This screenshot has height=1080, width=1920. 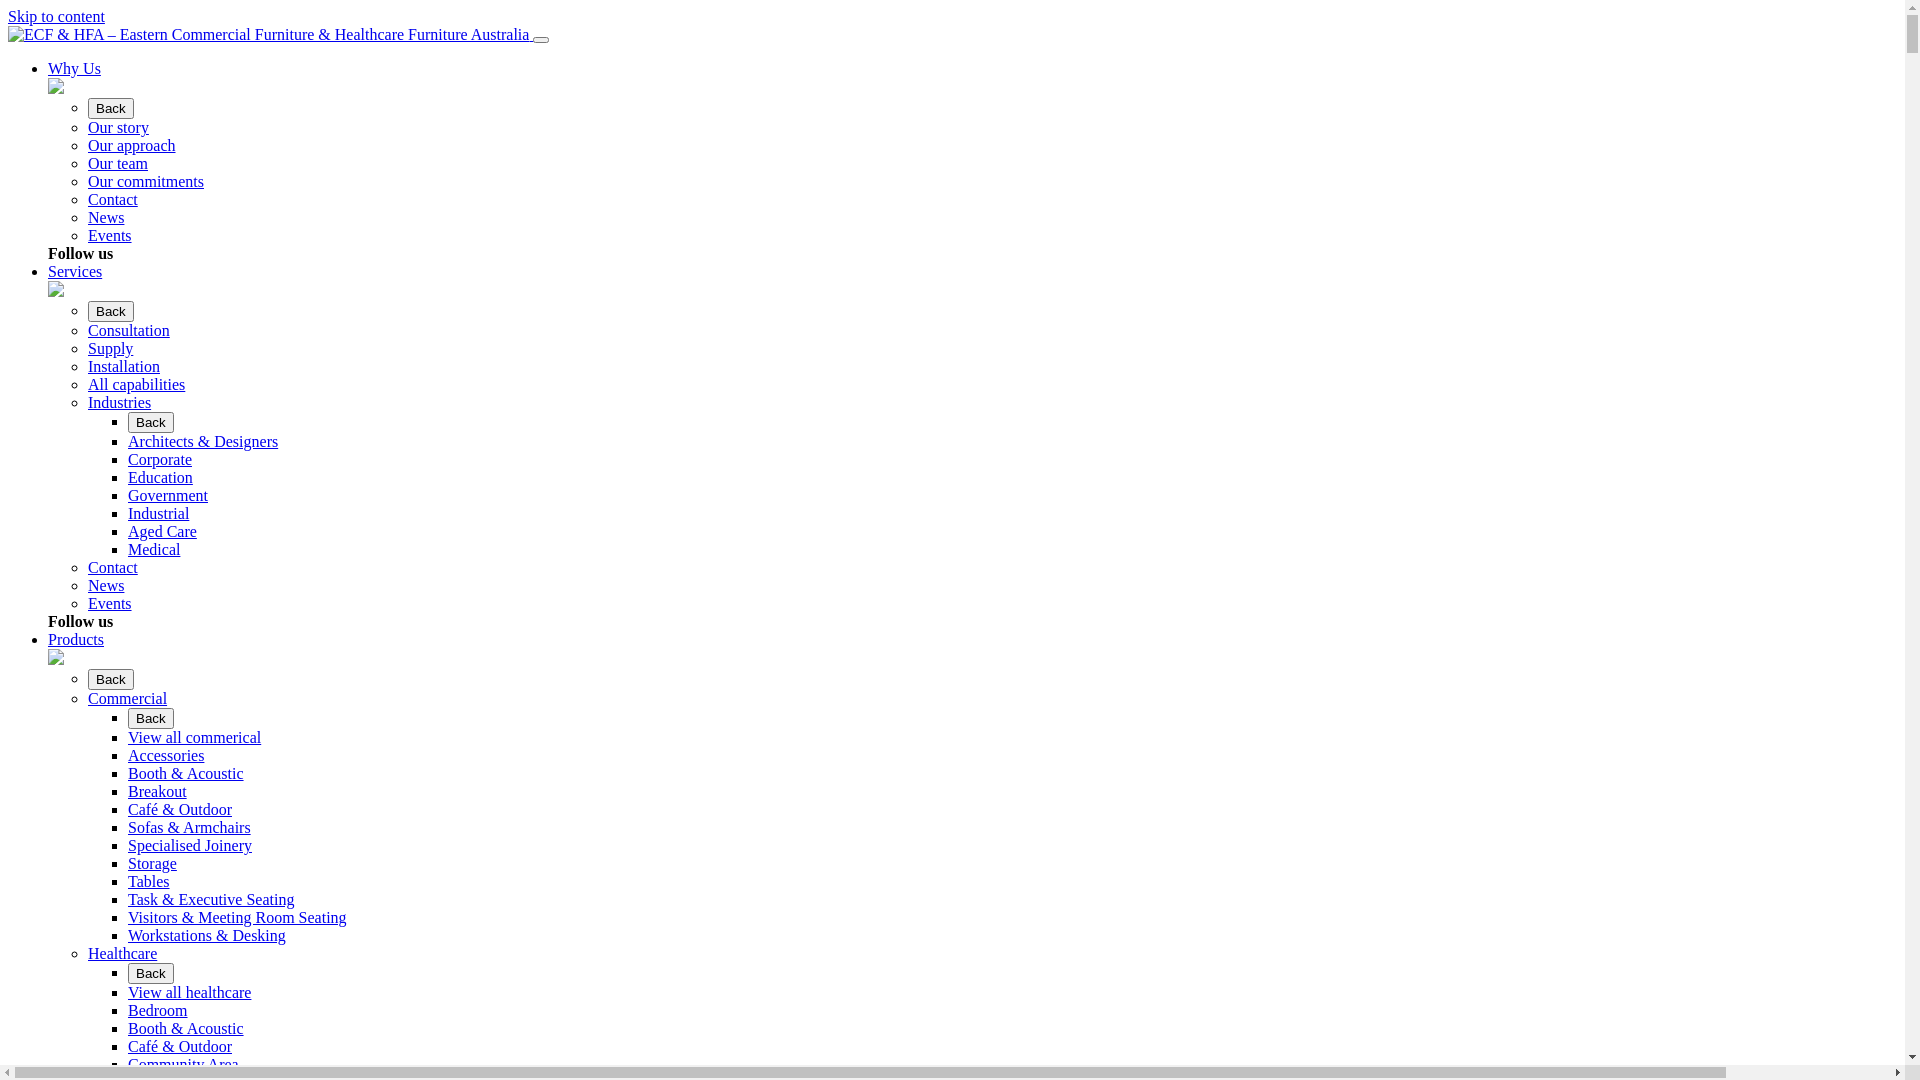 What do you see at coordinates (166, 755) in the screenshot?
I see `'Accessories'` at bounding box center [166, 755].